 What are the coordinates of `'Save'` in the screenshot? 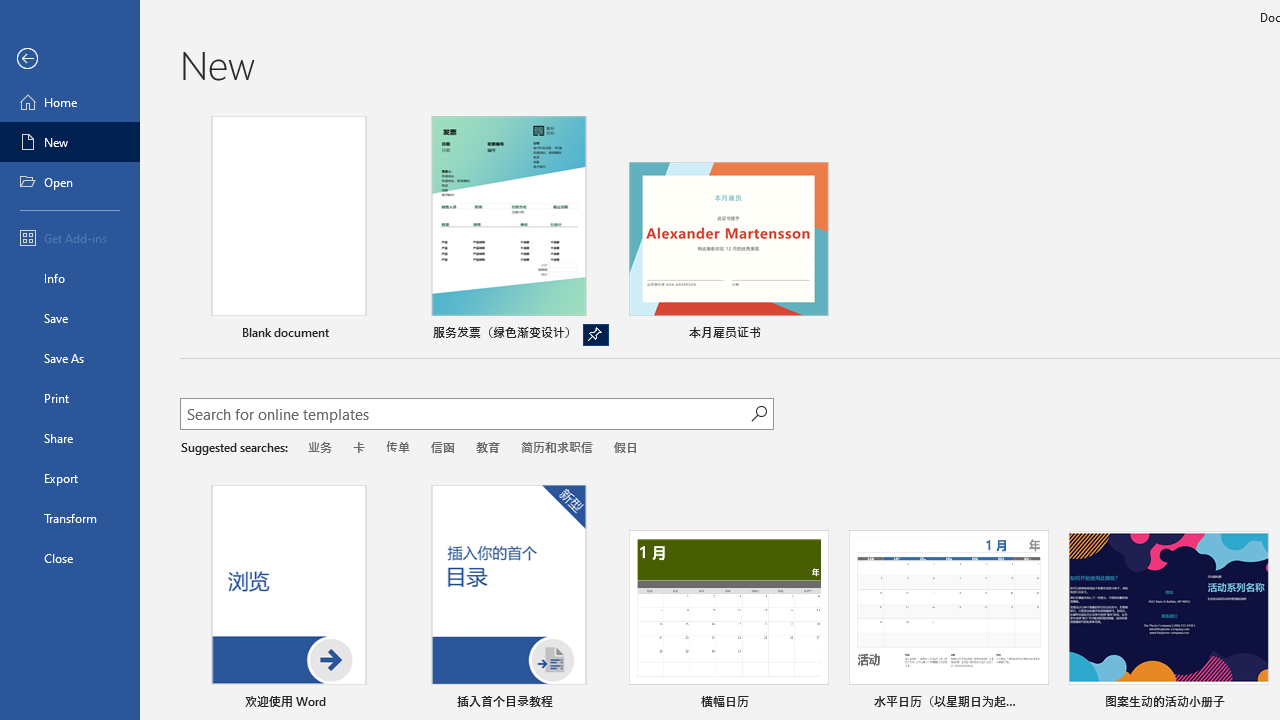 It's located at (69, 316).